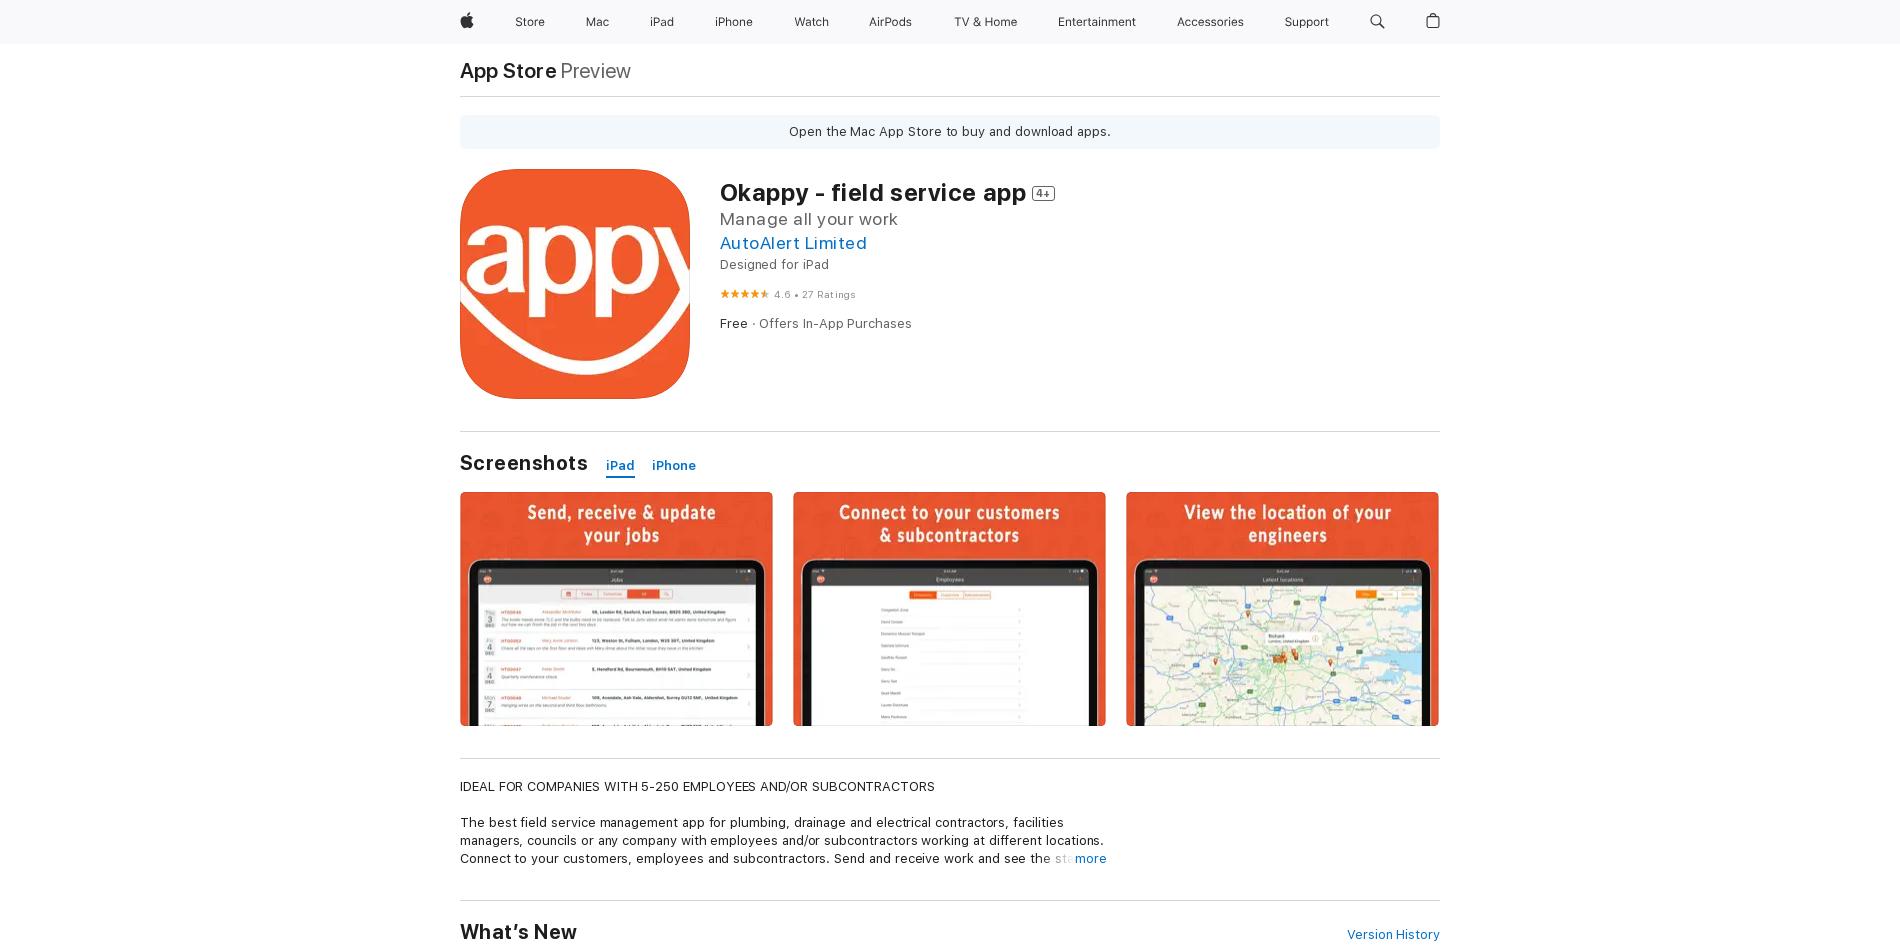 The height and width of the screenshot is (950, 1900). Describe the element at coordinates (871, 192) in the screenshot. I see `'Okappy - field service app'` at that location.